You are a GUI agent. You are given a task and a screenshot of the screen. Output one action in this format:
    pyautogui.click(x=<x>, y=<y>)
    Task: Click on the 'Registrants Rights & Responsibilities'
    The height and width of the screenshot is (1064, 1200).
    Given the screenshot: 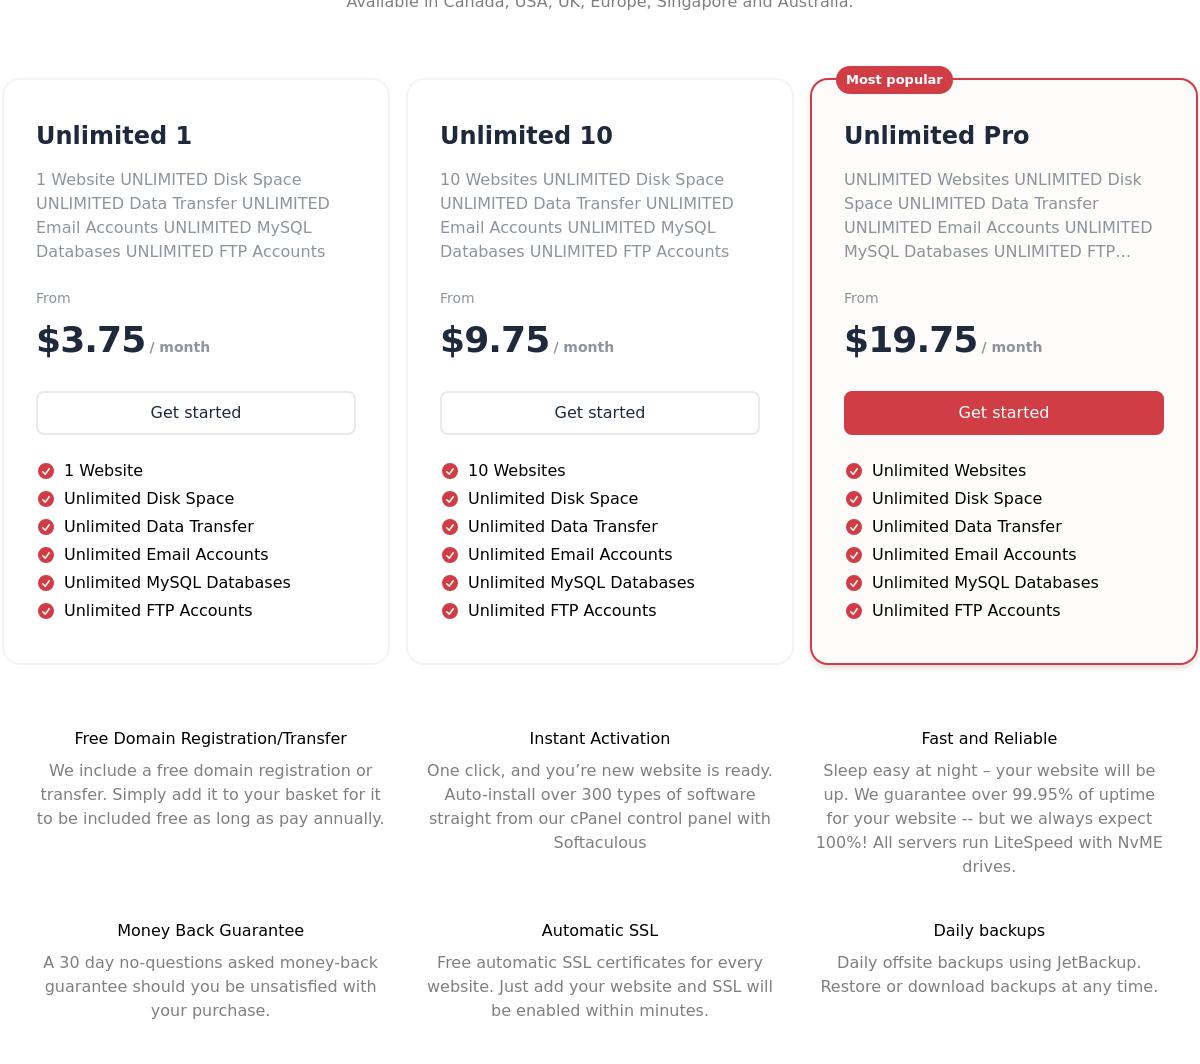 What is the action you would take?
    pyautogui.click(x=1039, y=569)
    